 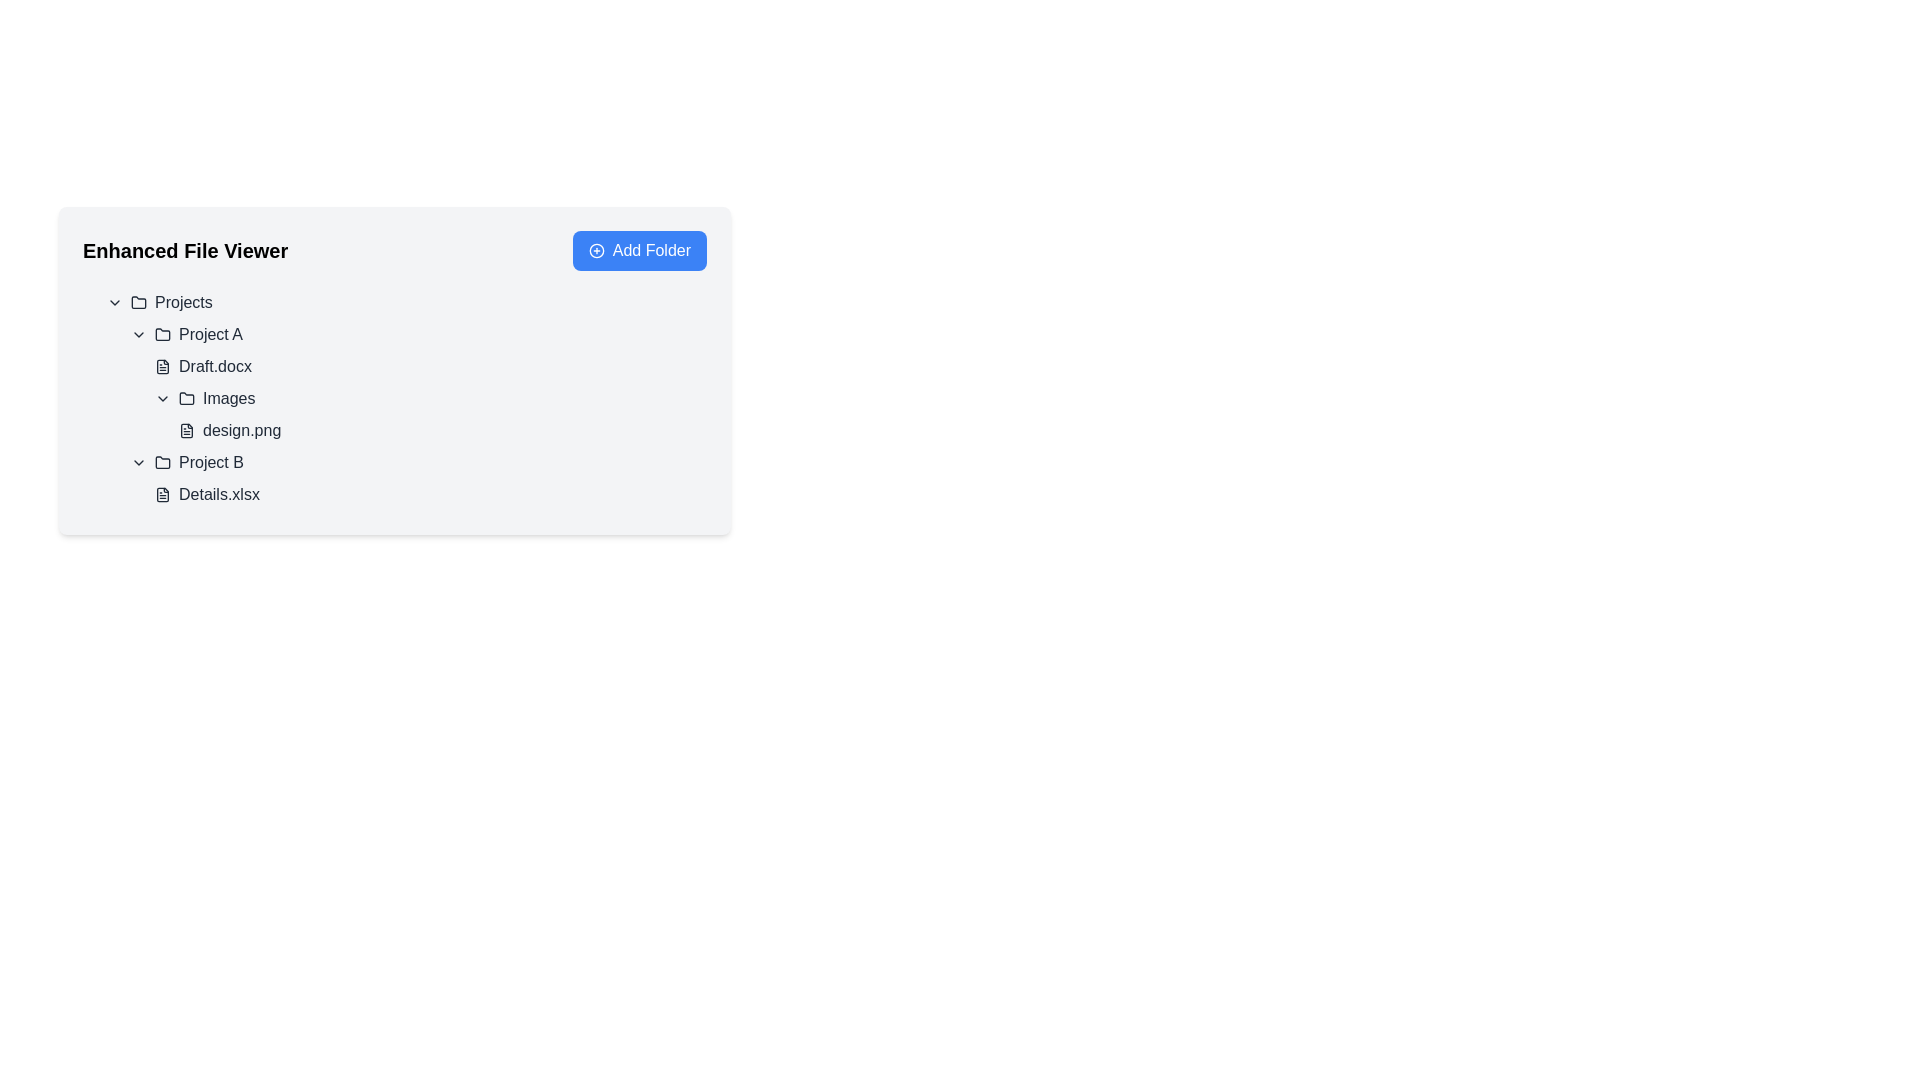 What do you see at coordinates (430, 398) in the screenshot?
I see `the Collapsible folder label under the 'Project A' section` at bounding box center [430, 398].